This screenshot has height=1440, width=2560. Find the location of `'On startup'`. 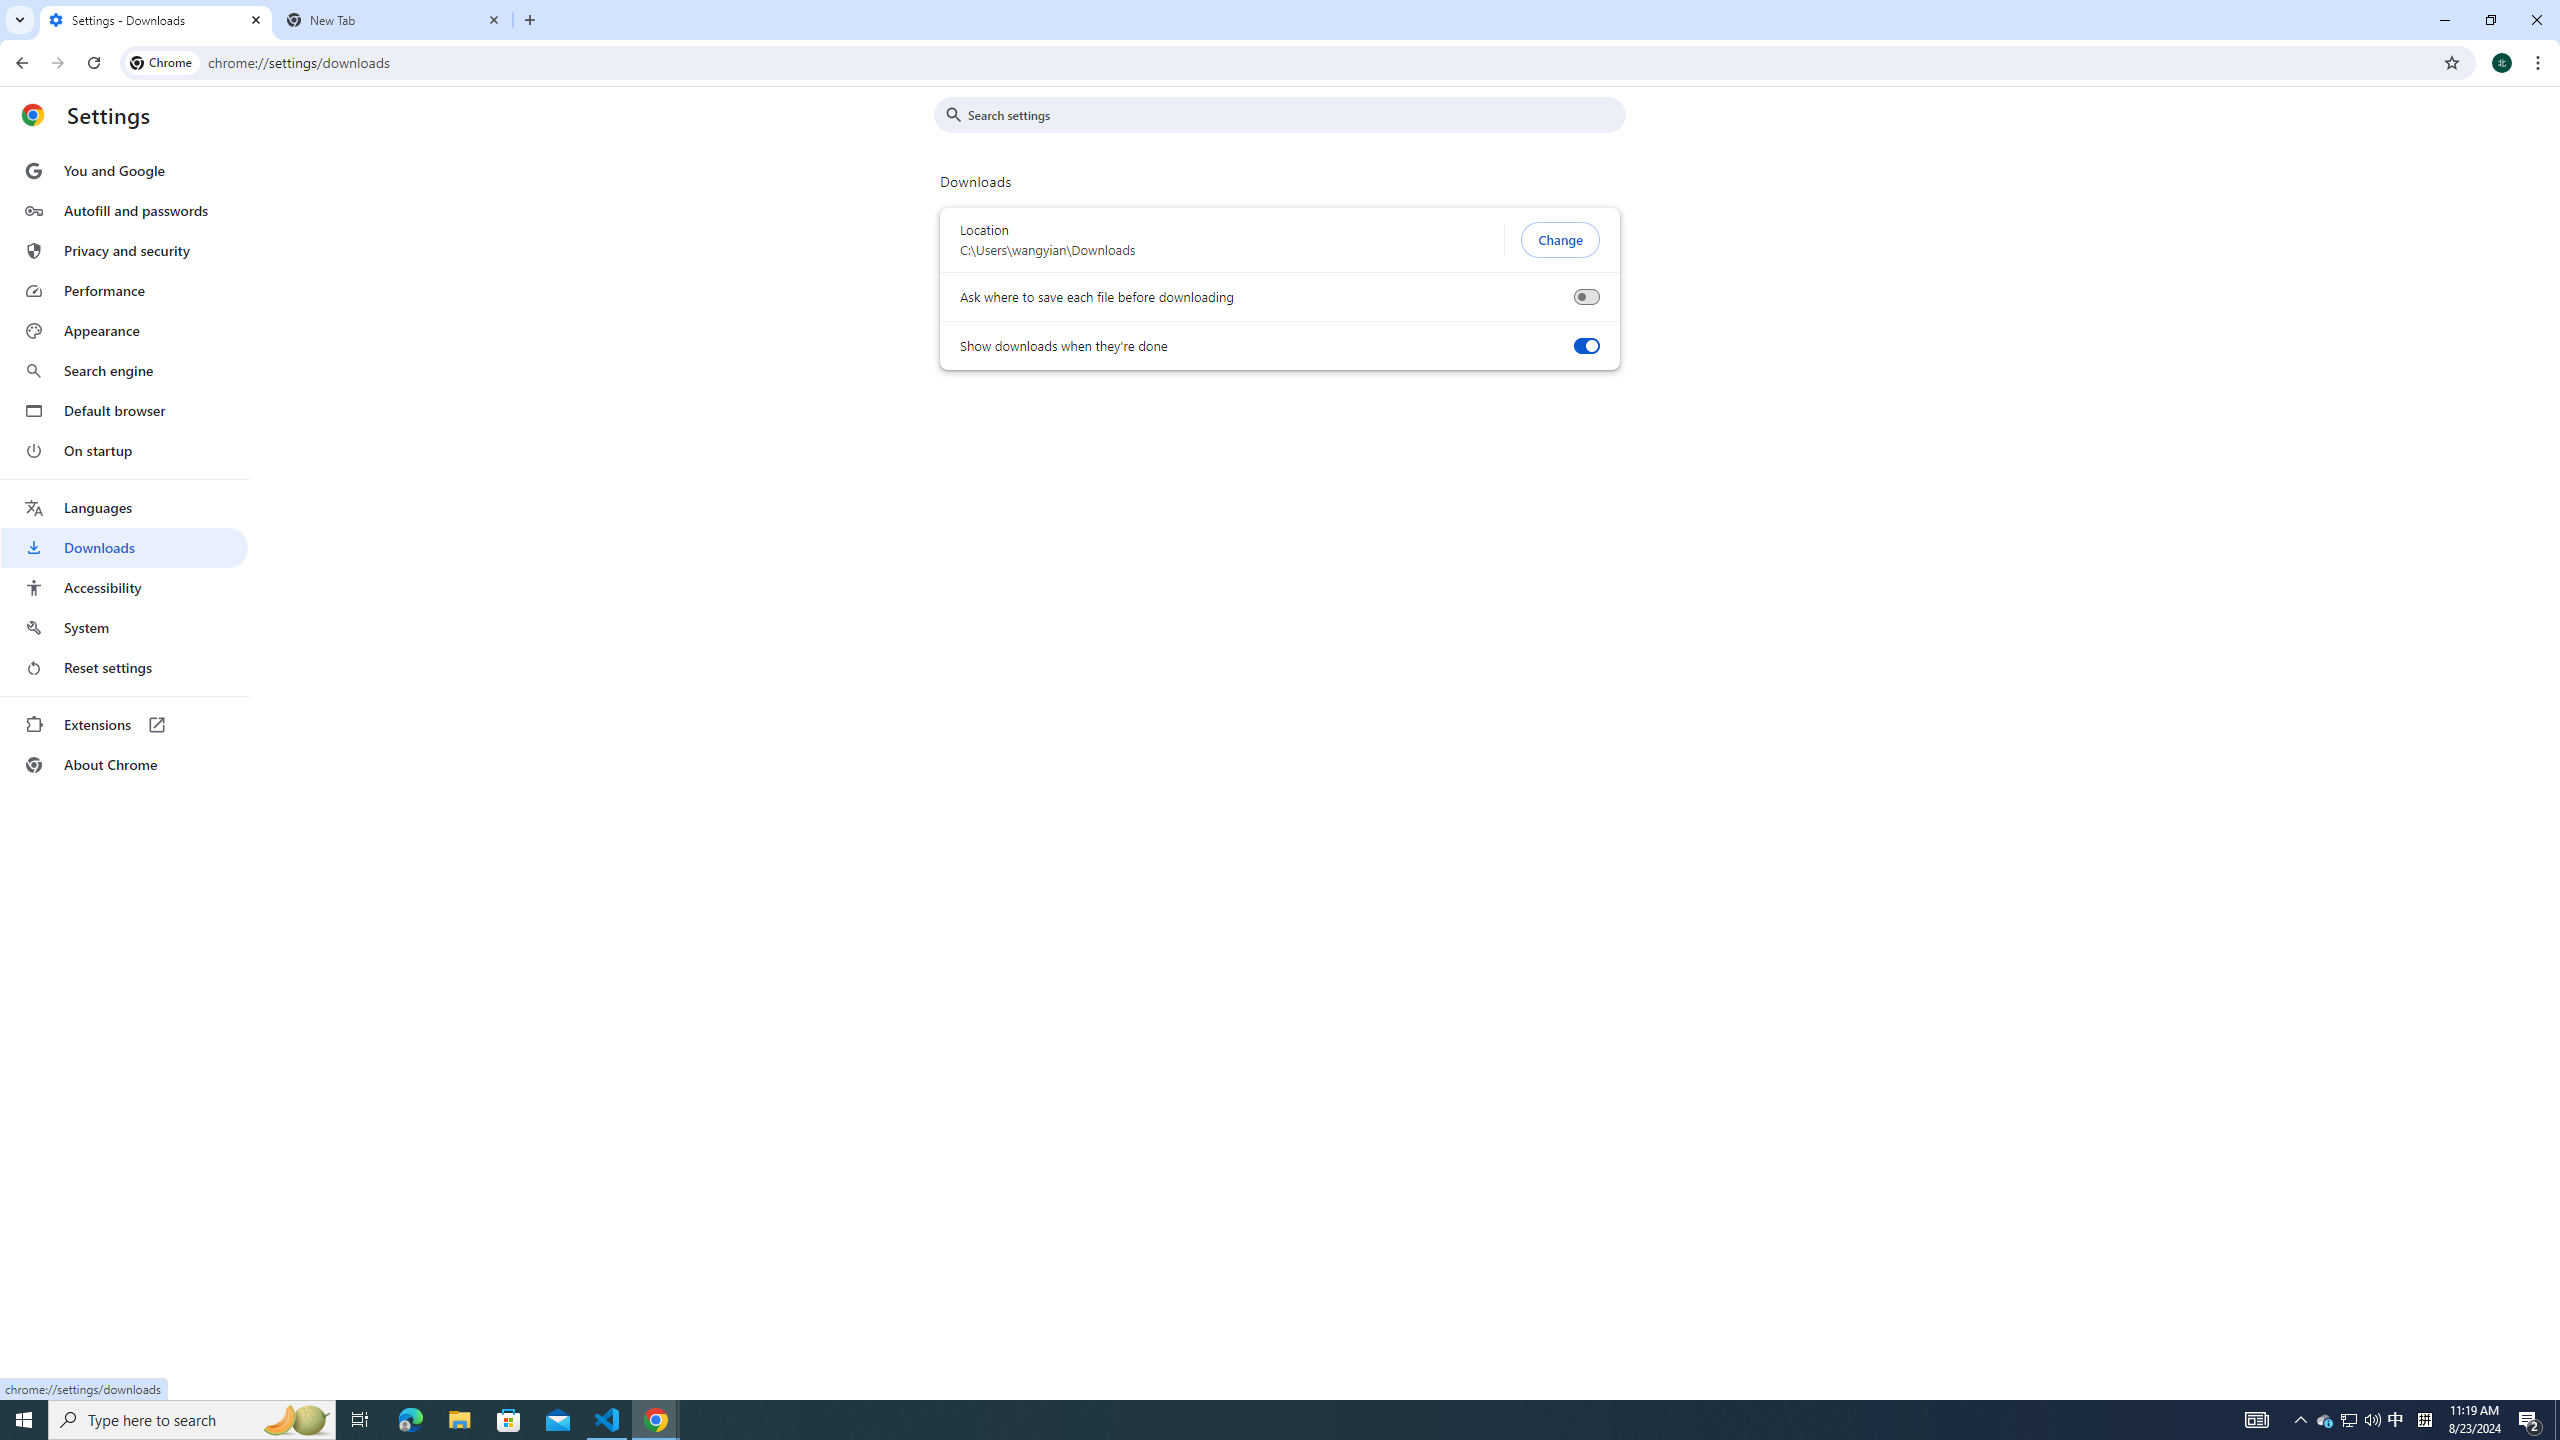

'On startup' is located at coordinates (123, 449).